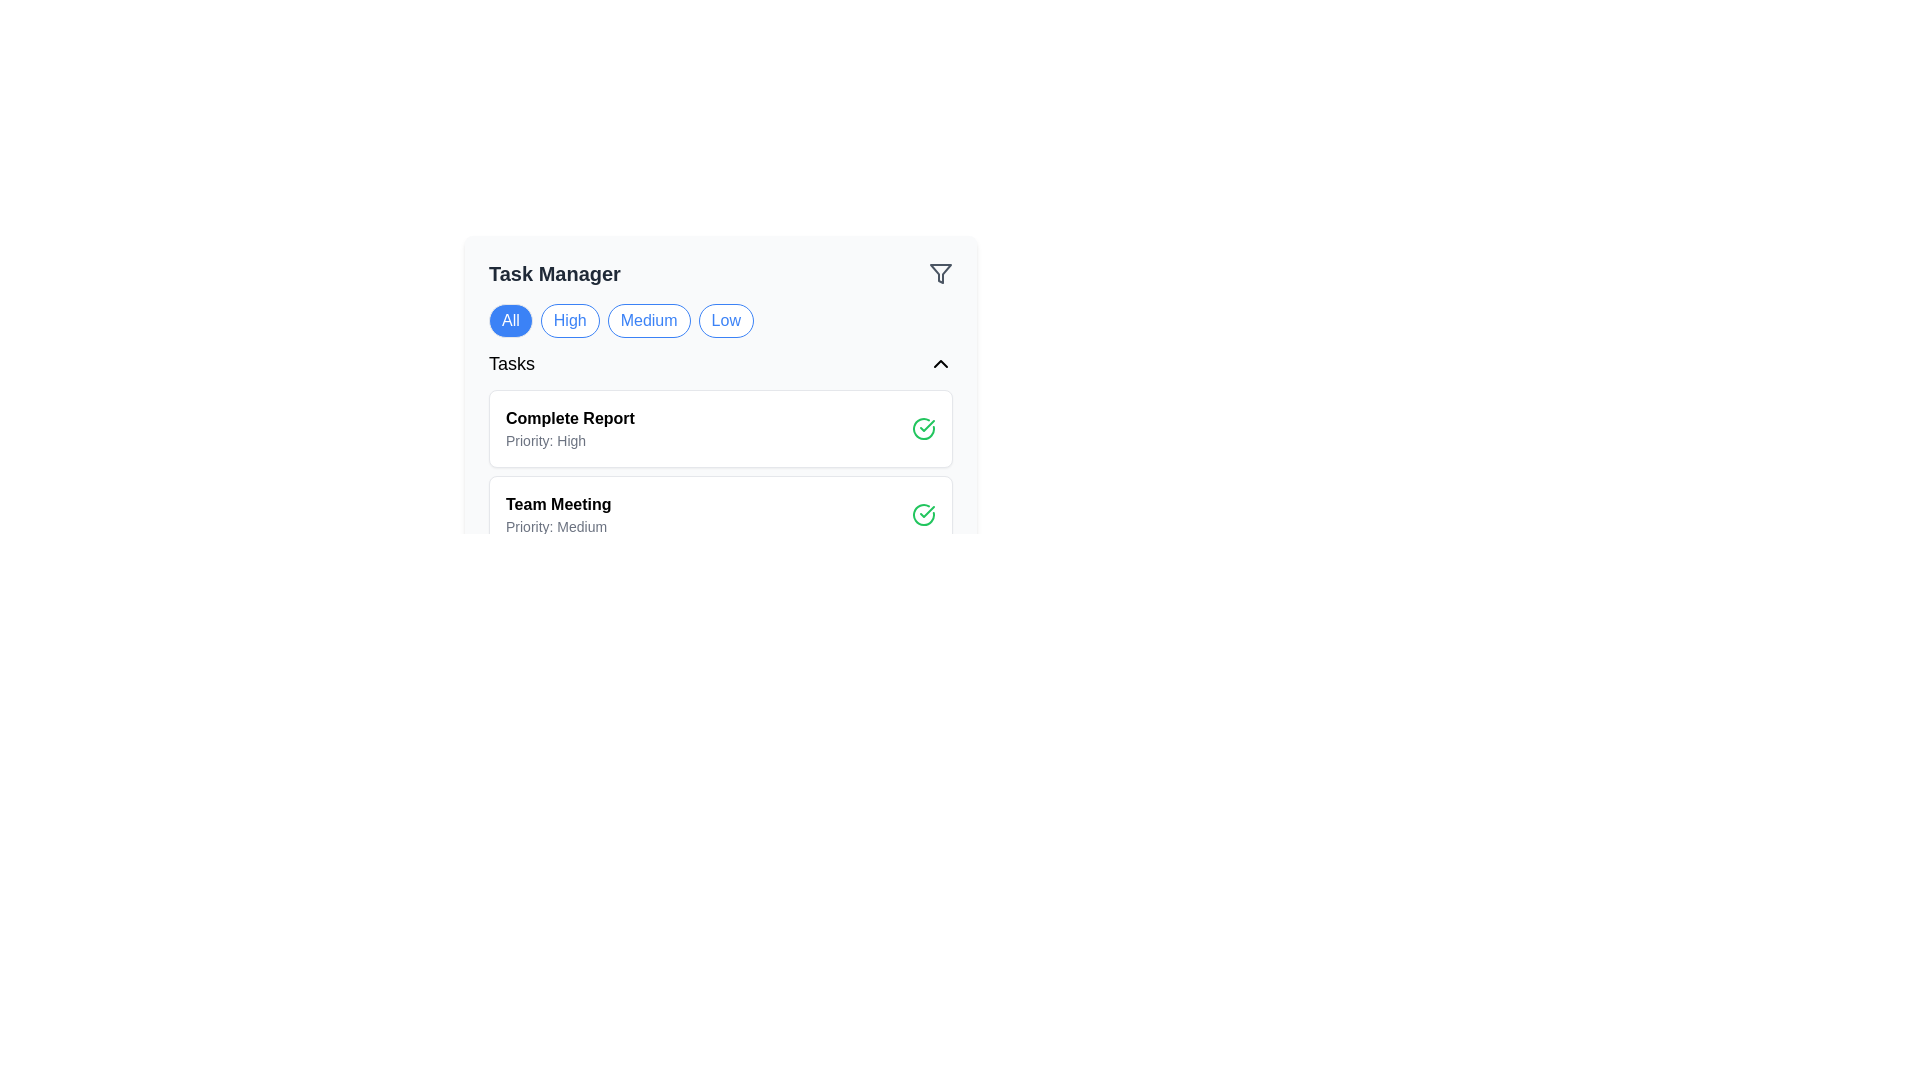 The height and width of the screenshot is (1080, 1920). What do you see at coordinates (649, 319) in the screenshot?
I see `the rounded button labeled 'Medium' with a white background and blue text` at bounding box center [649, 319].